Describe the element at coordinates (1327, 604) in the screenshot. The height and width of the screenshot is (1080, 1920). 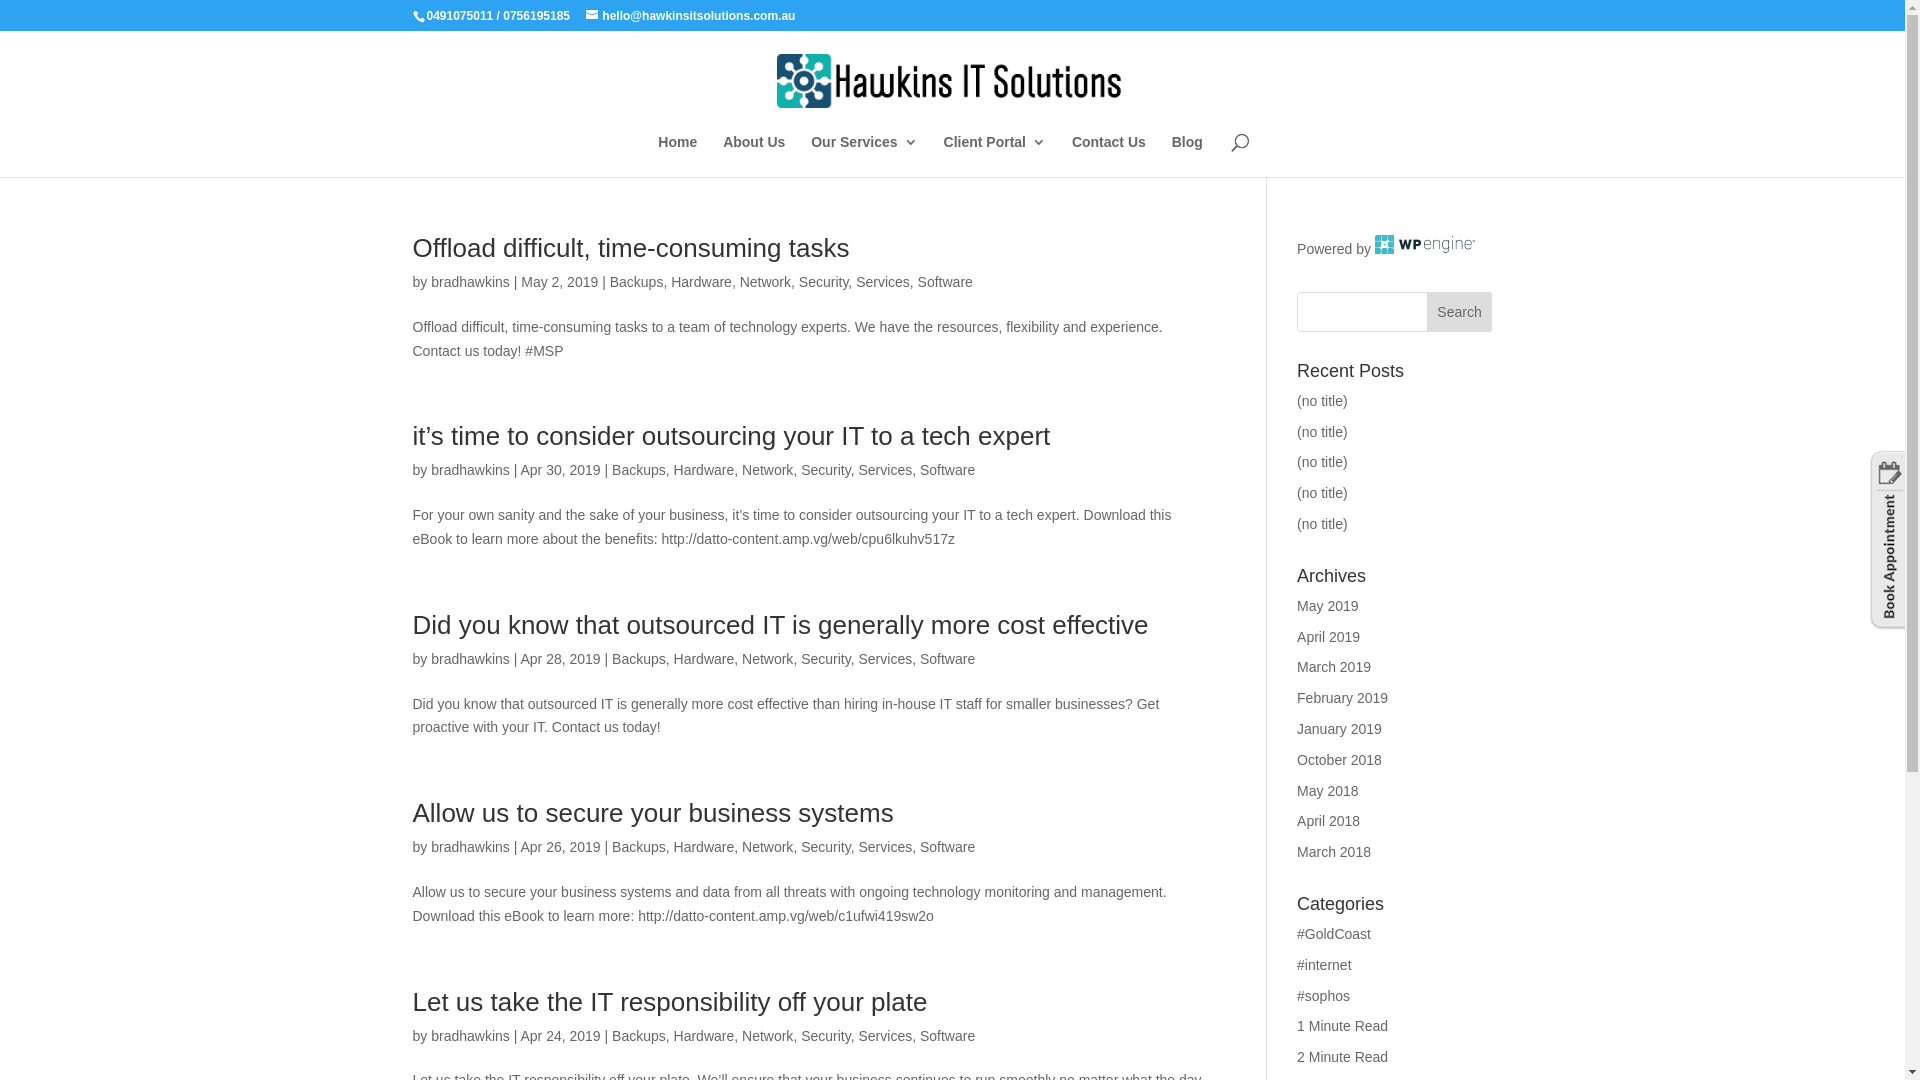
I see `'May 2019'` at that location.